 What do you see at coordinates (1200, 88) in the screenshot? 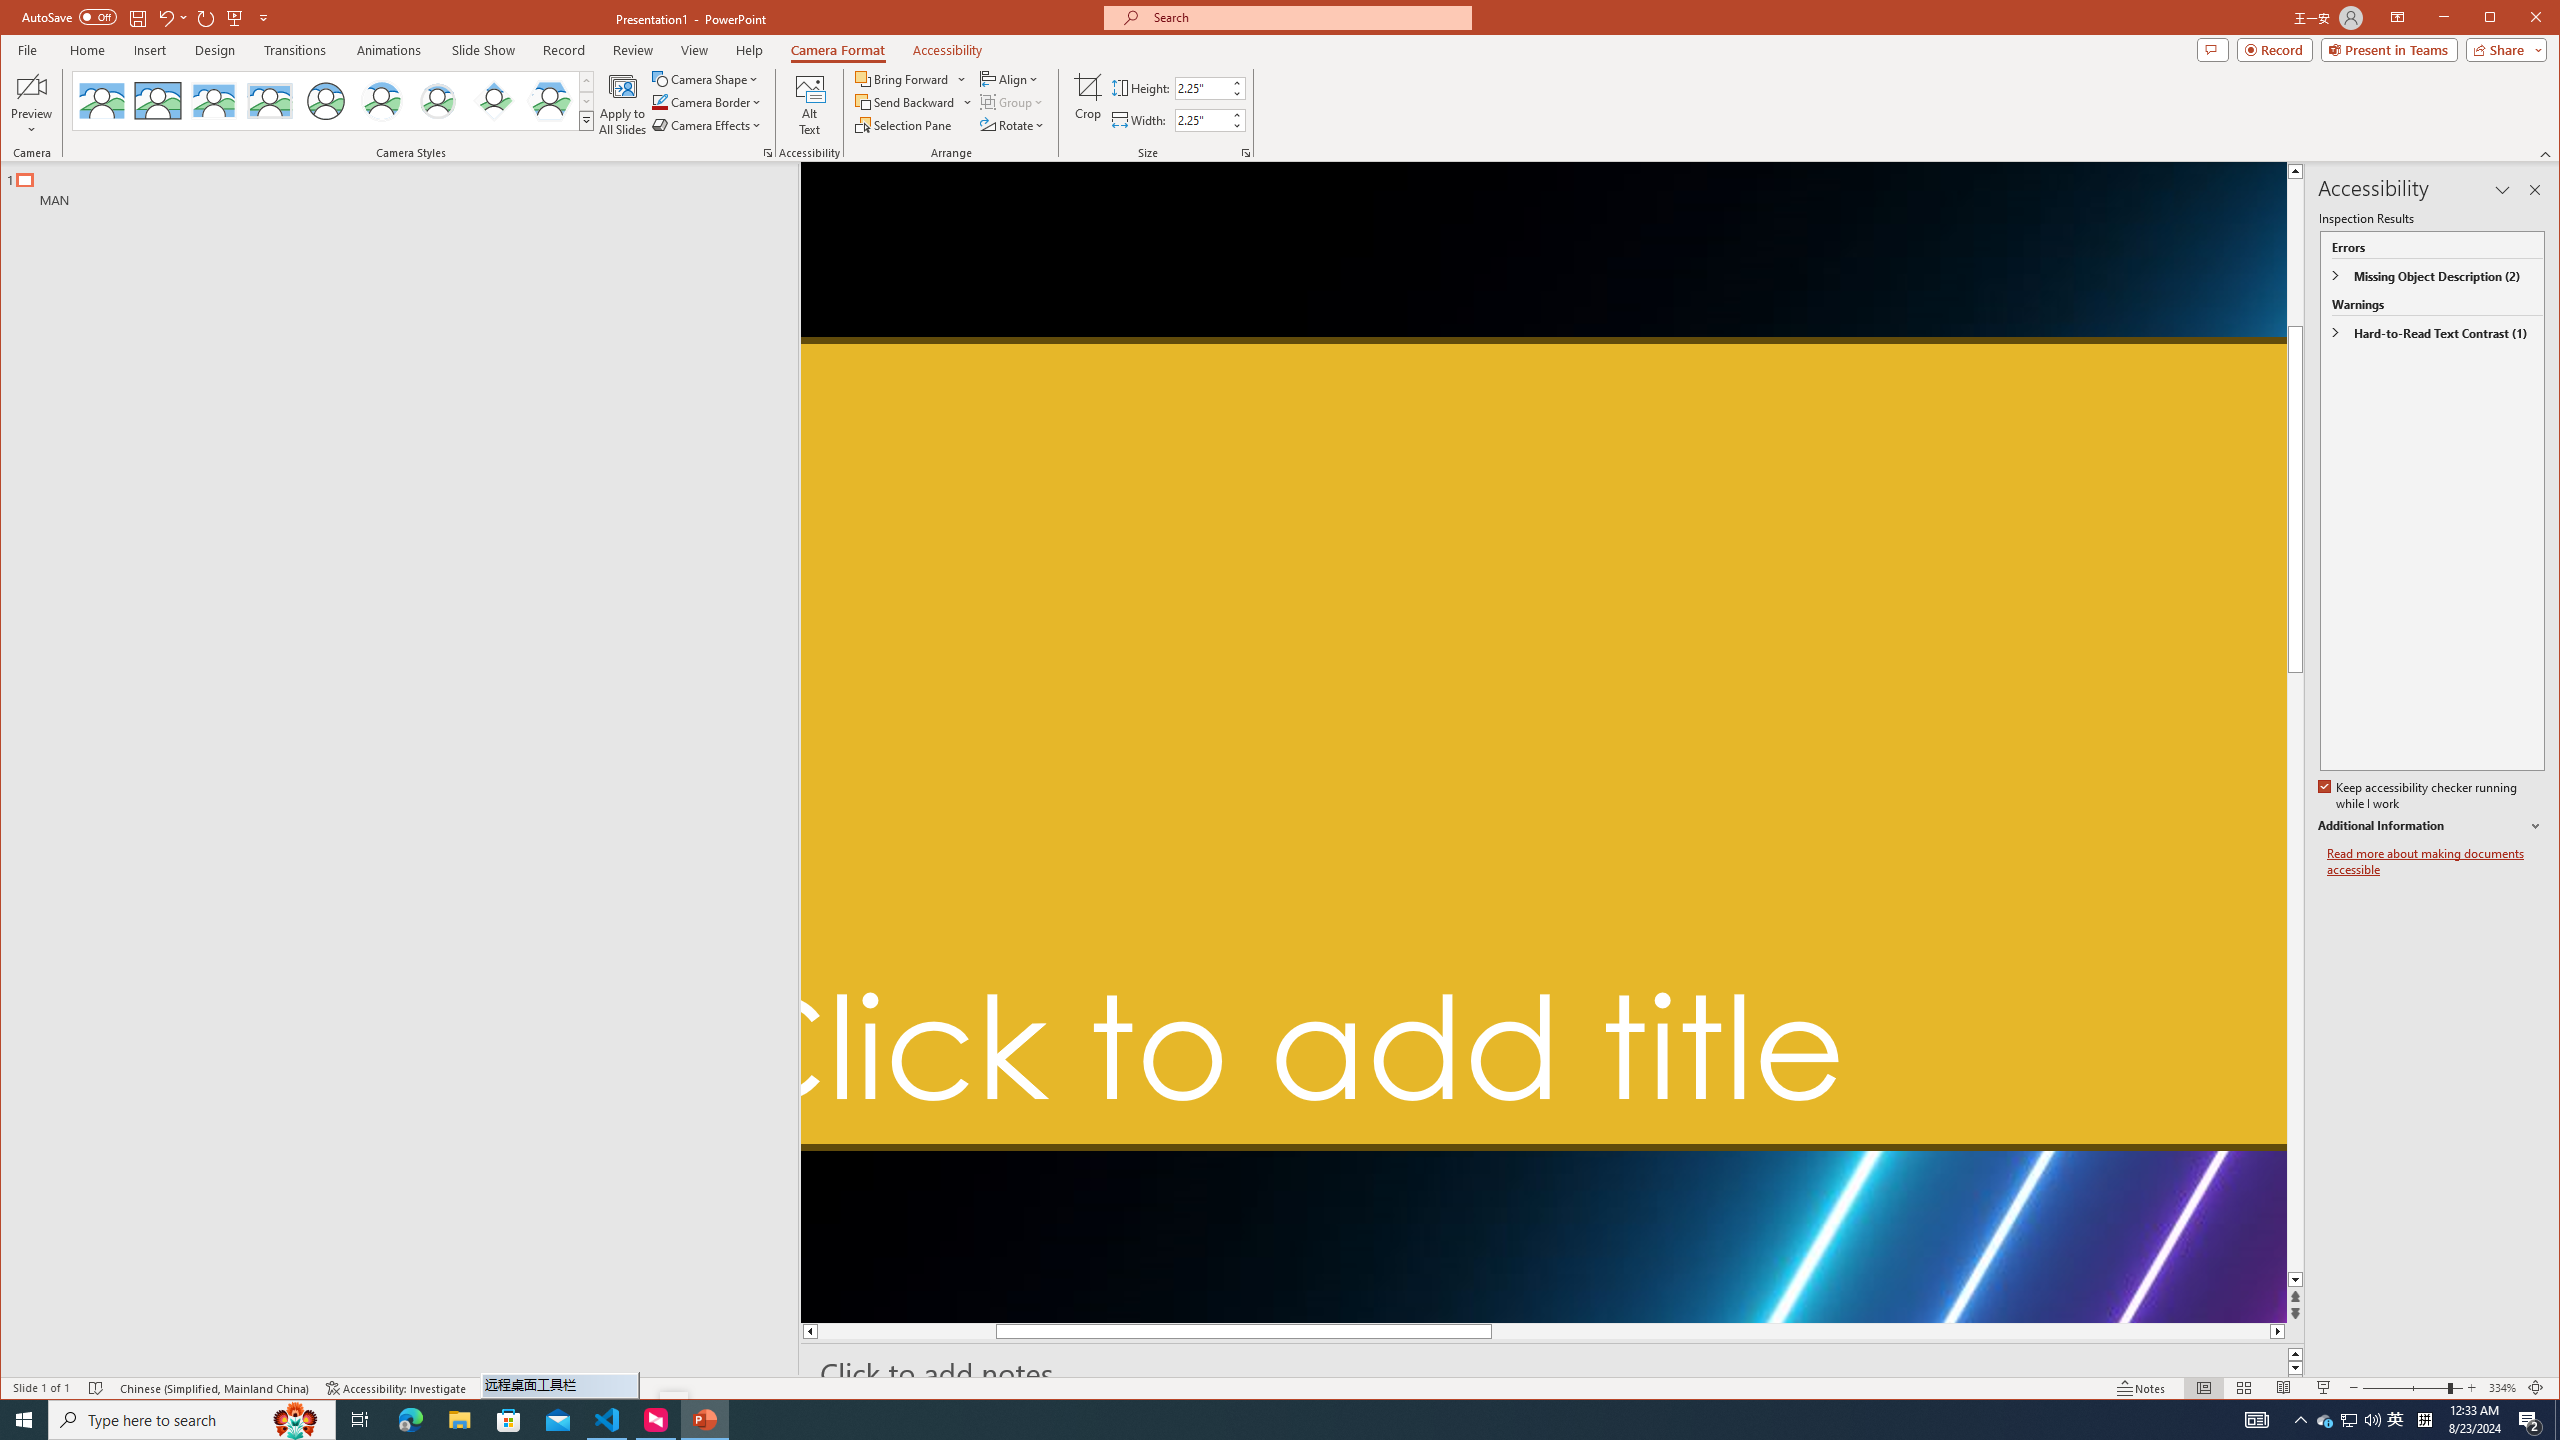
I see `'Cameo Height'` at bounding box center [1200, 88].